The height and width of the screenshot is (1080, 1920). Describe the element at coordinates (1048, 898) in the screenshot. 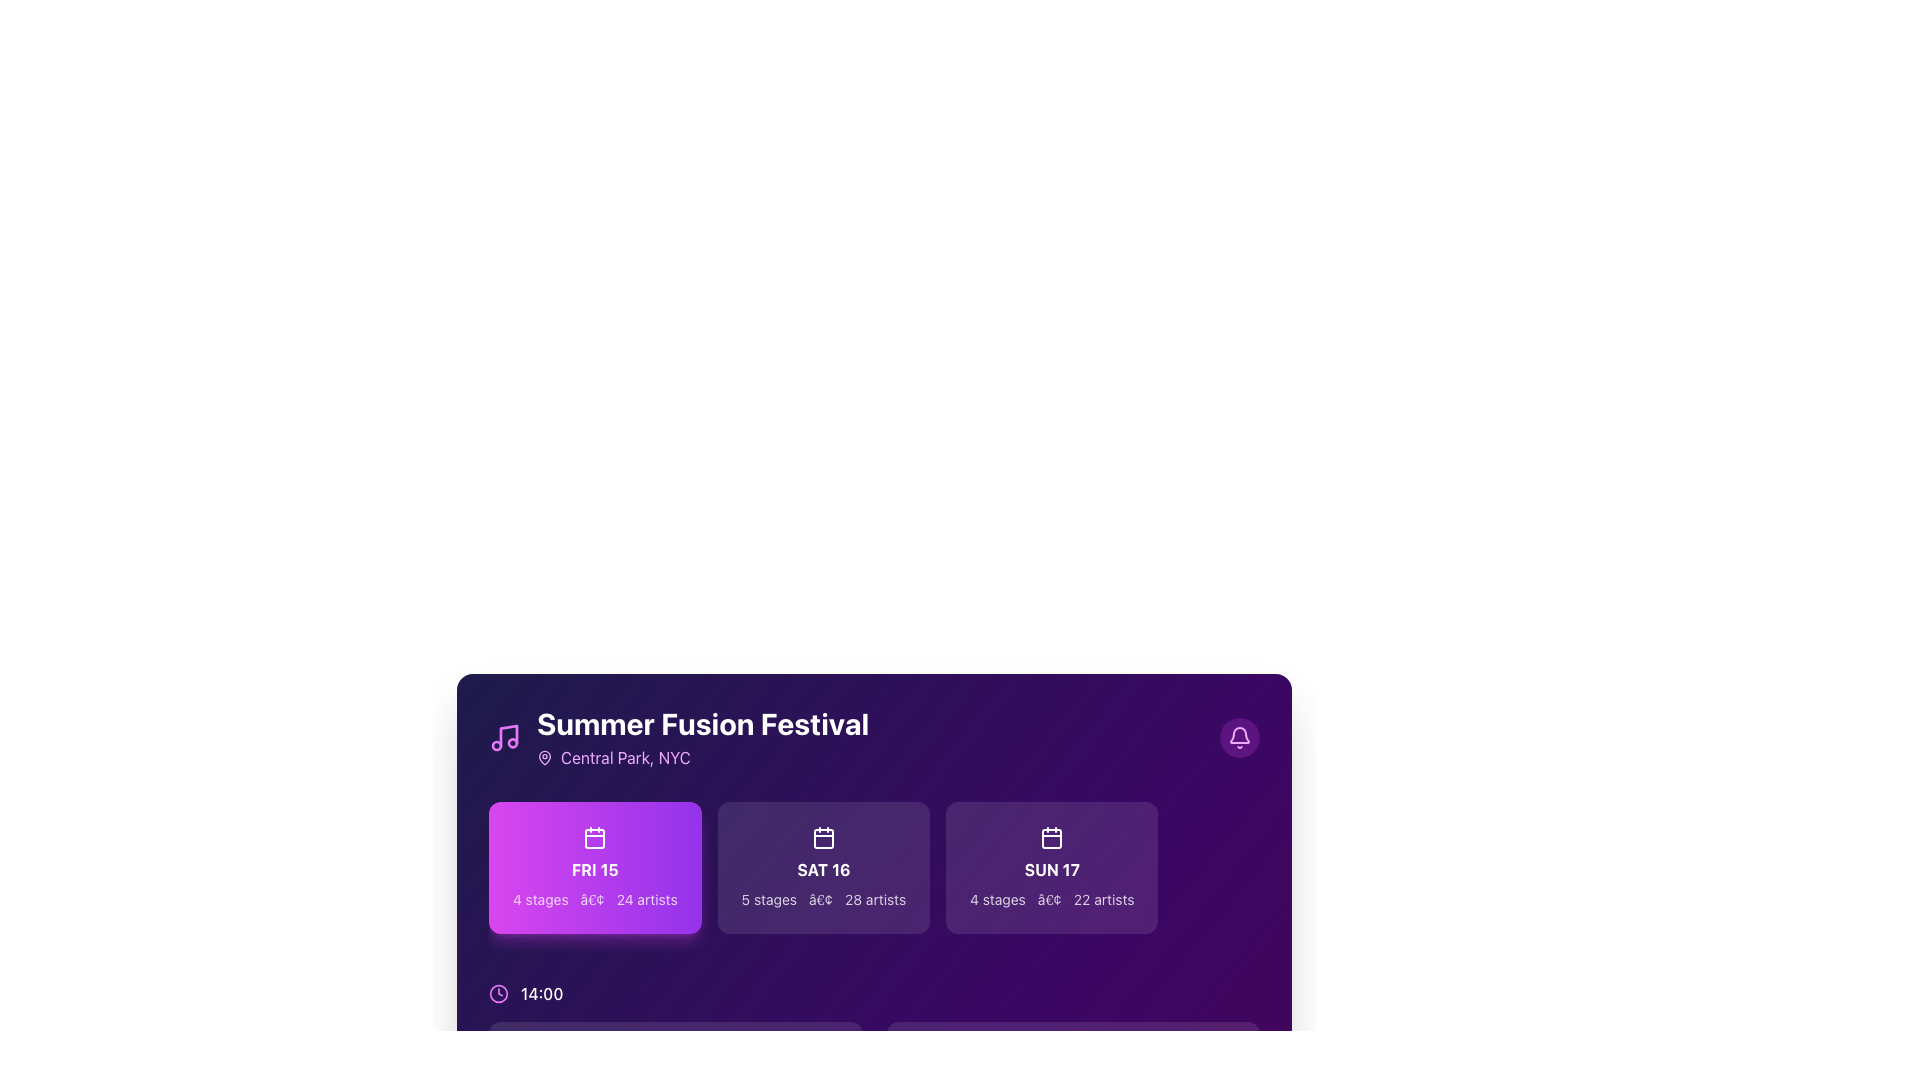

I see `the text separator element represented by the dot glyph between '4 stages' and '22 artists' in the card labeled 'SUN 17'` at that location.